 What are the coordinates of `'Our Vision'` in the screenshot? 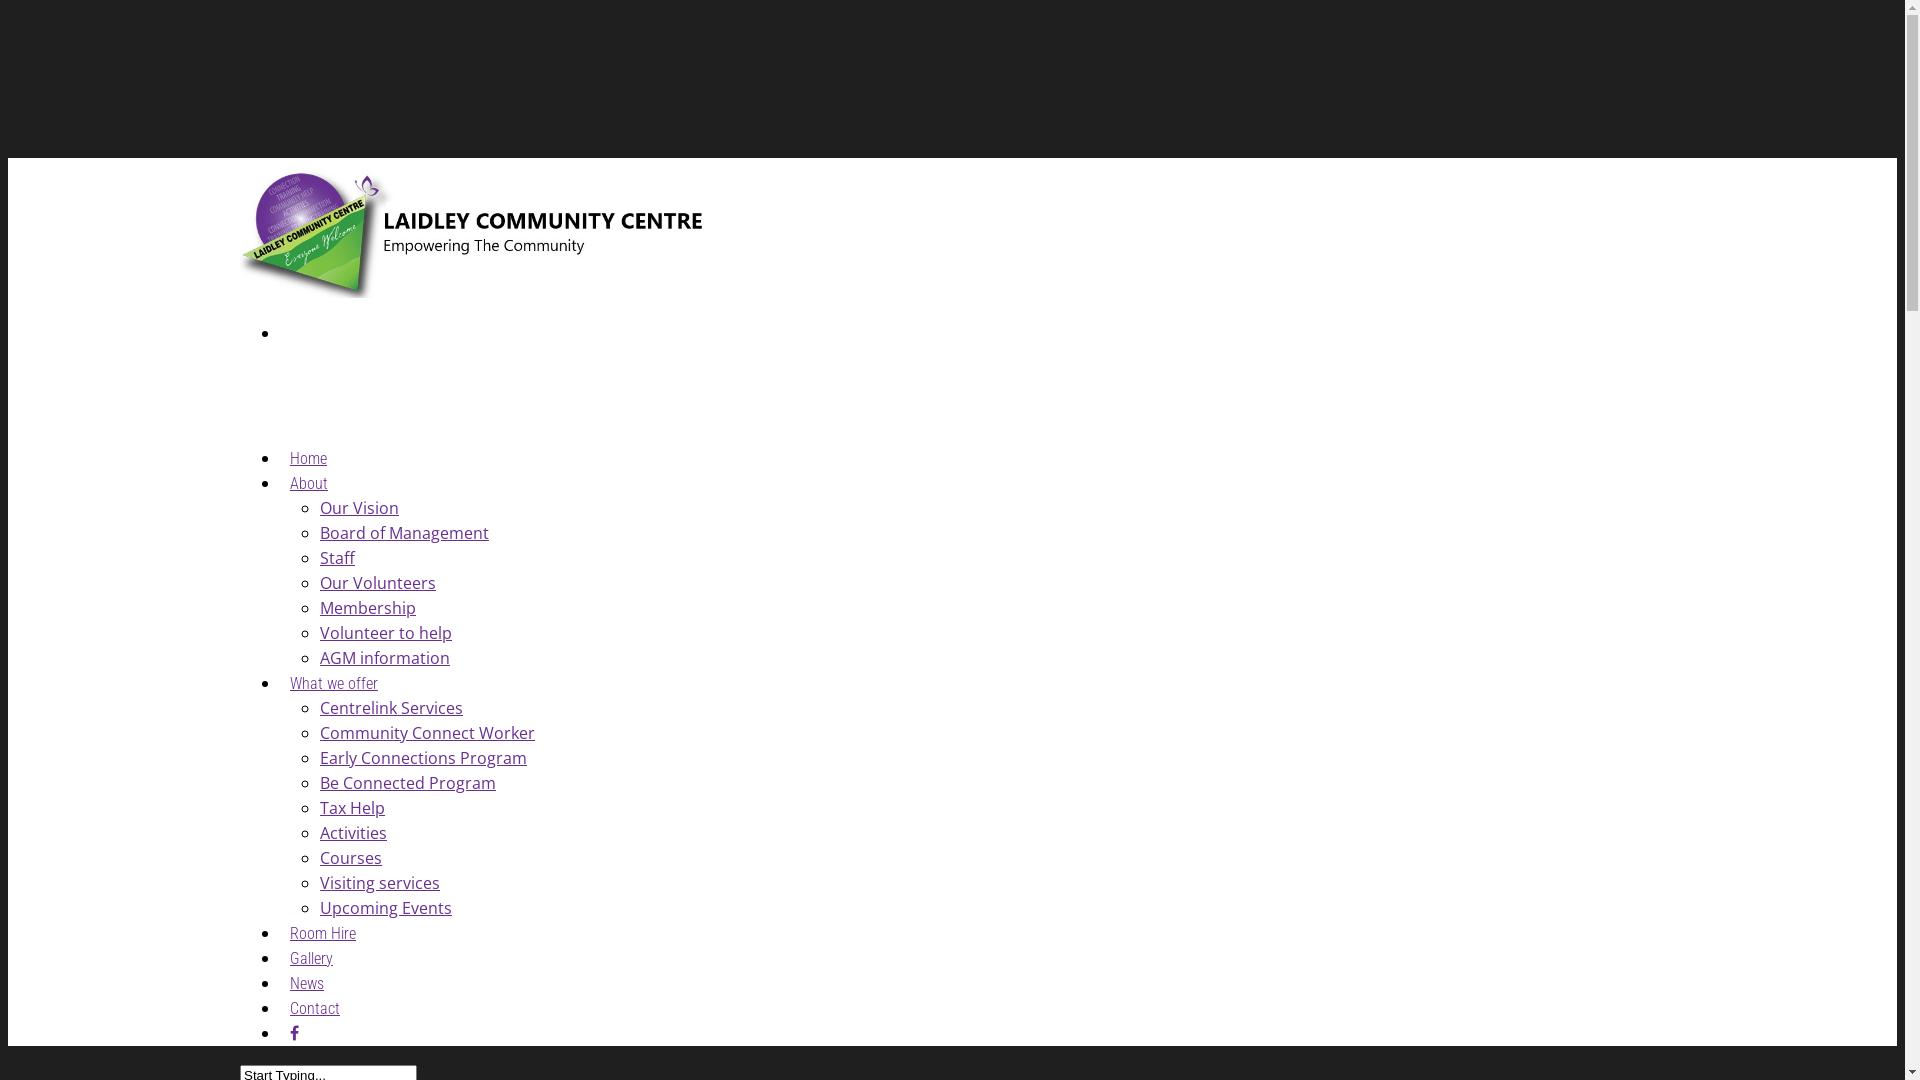 It's located at (359, 507).